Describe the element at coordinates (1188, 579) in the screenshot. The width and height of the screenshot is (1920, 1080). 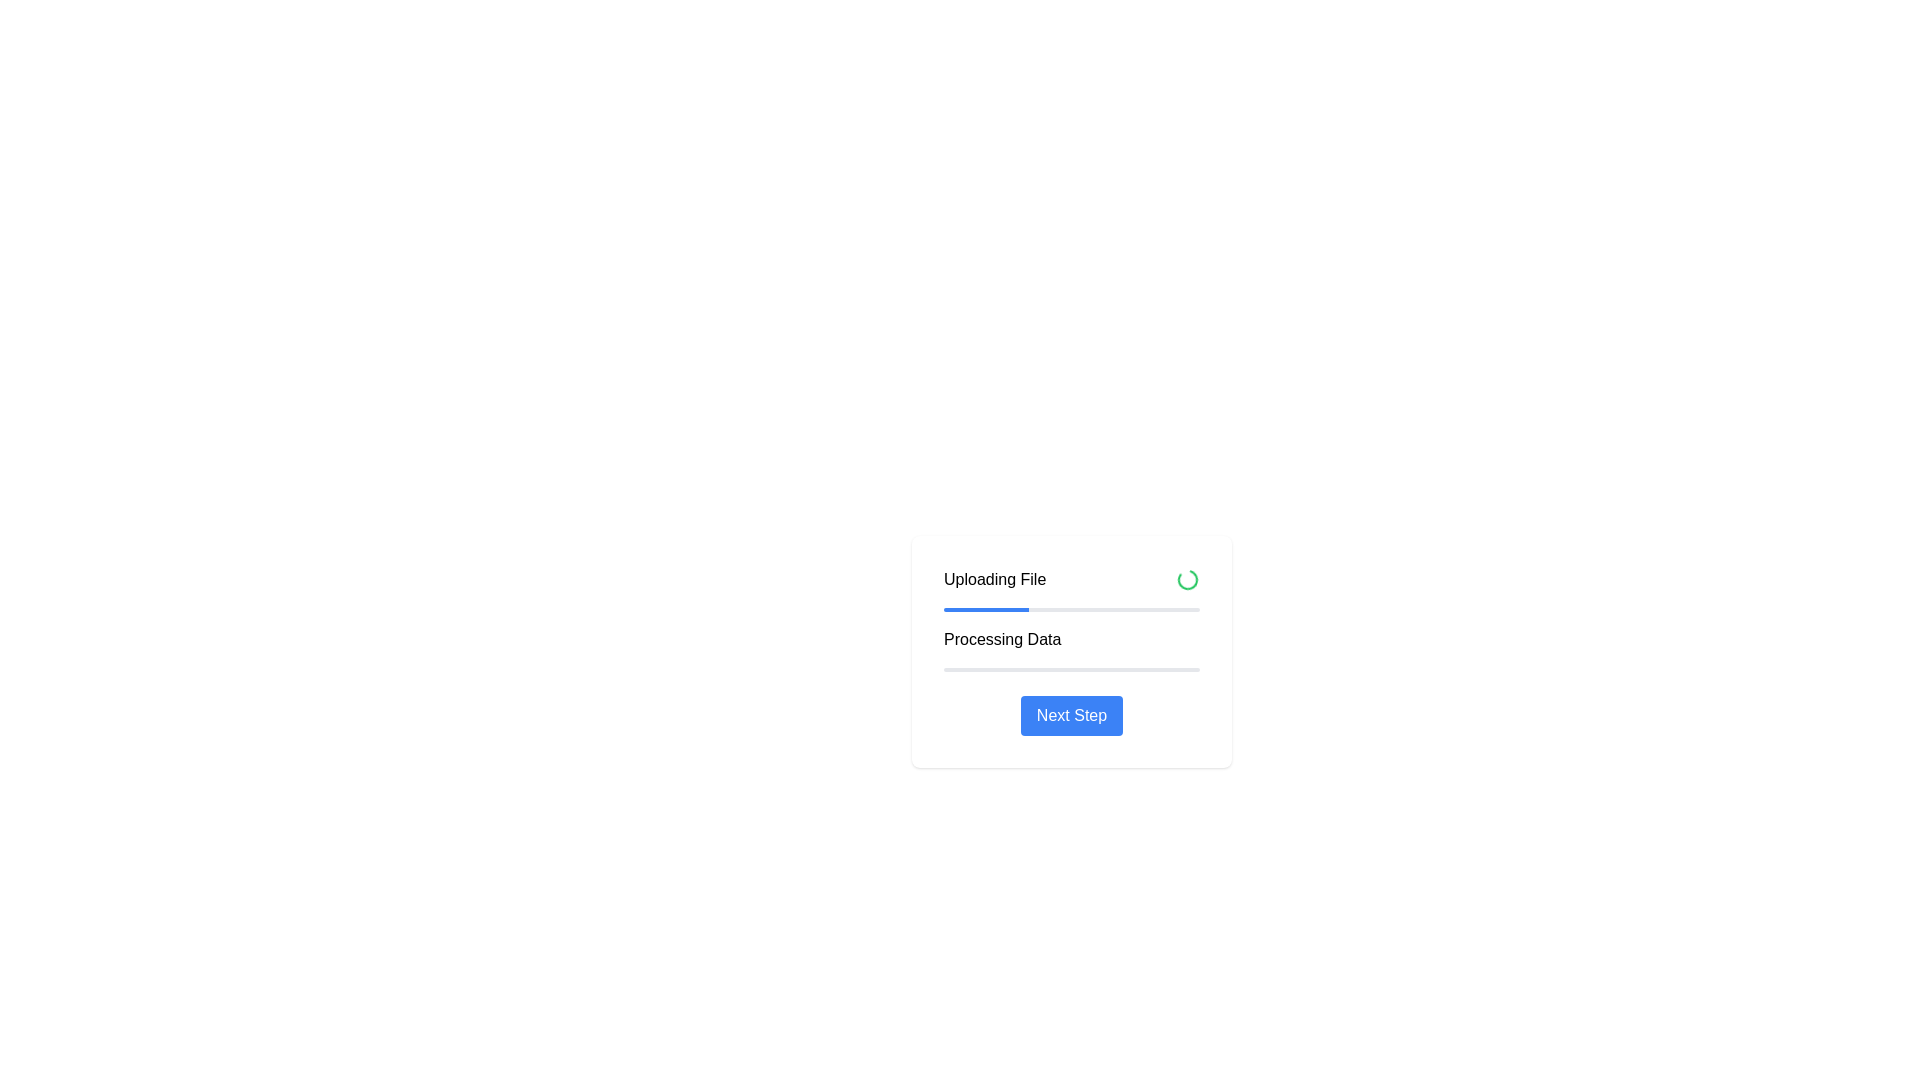
I see `the animated spinner or loader icon, which is a small circular spinner styled as a thin green outline, located near the top-right corner of the box containing text like 'Uploading File' and 'Processing Data'` at that location.